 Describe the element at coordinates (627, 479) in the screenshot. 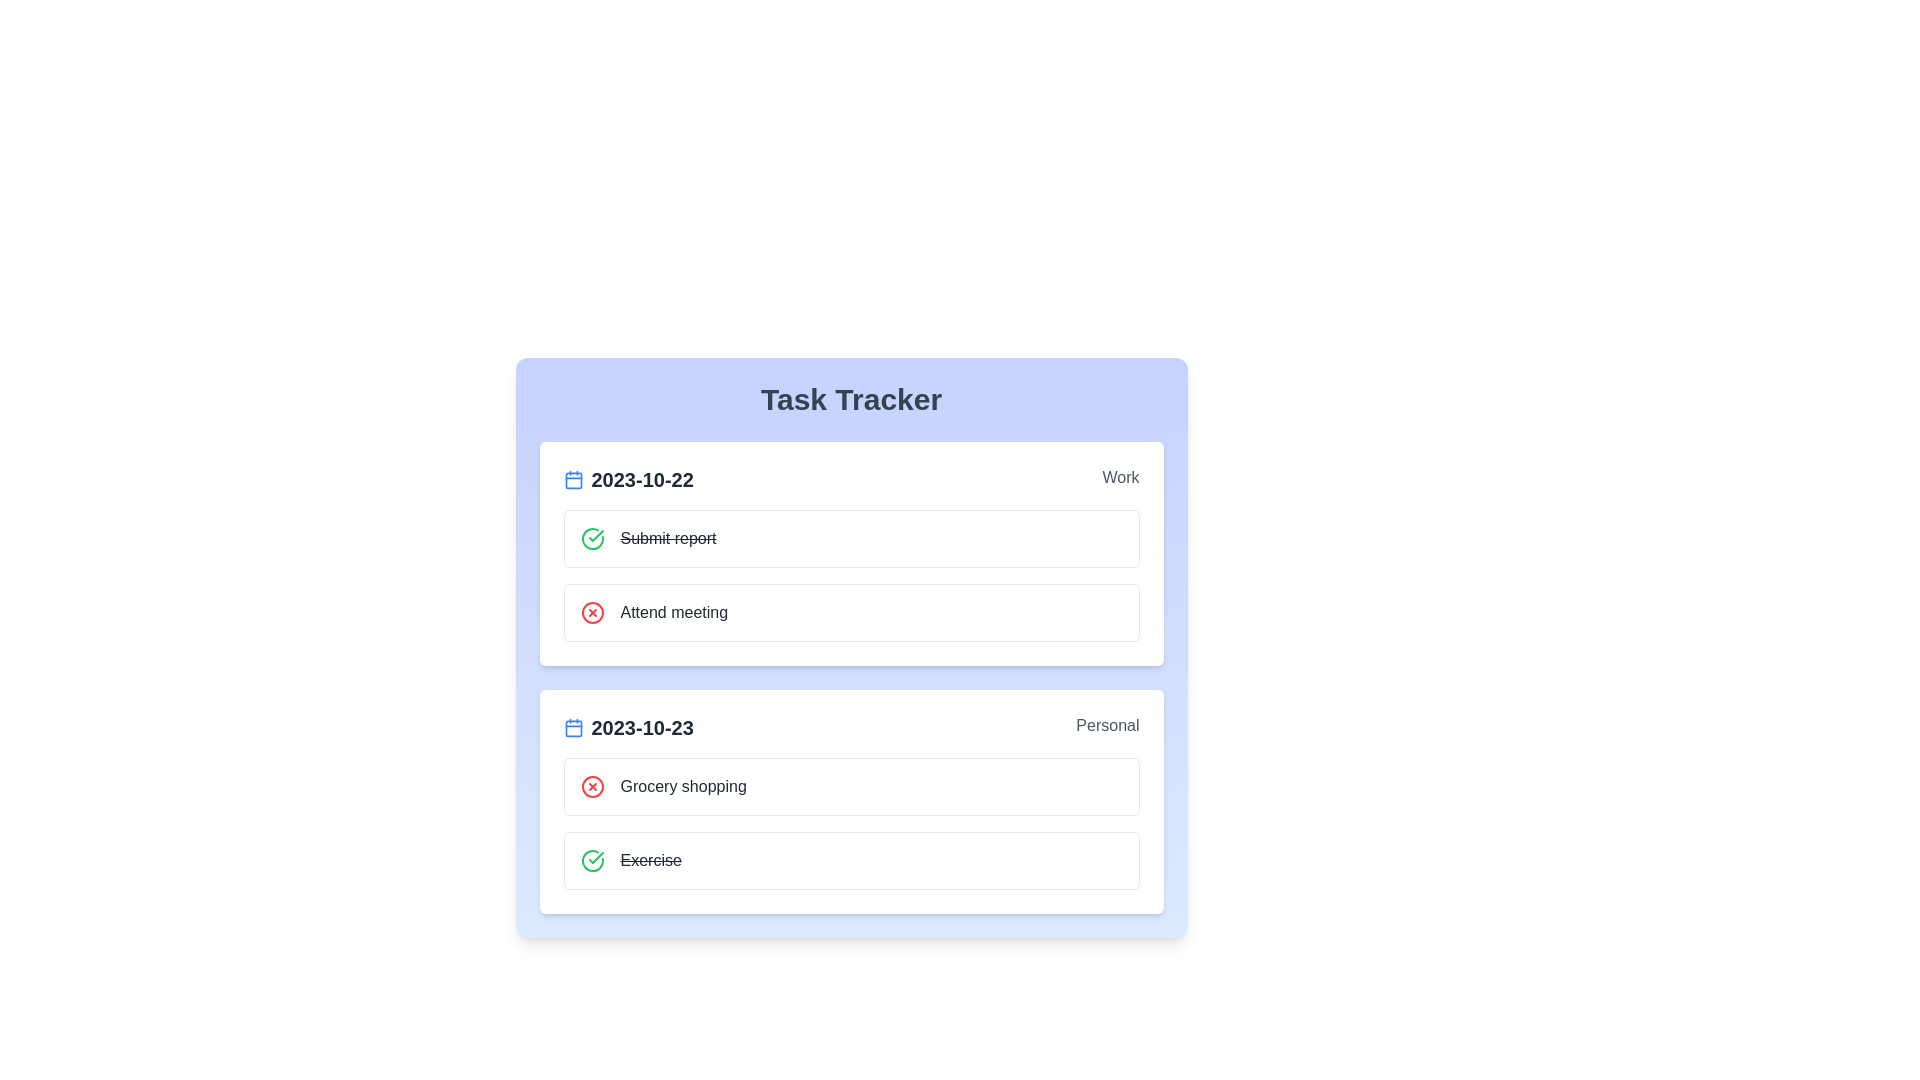

I see `the date header labeled '2023-10-22' to sort tasks by date` at that location.